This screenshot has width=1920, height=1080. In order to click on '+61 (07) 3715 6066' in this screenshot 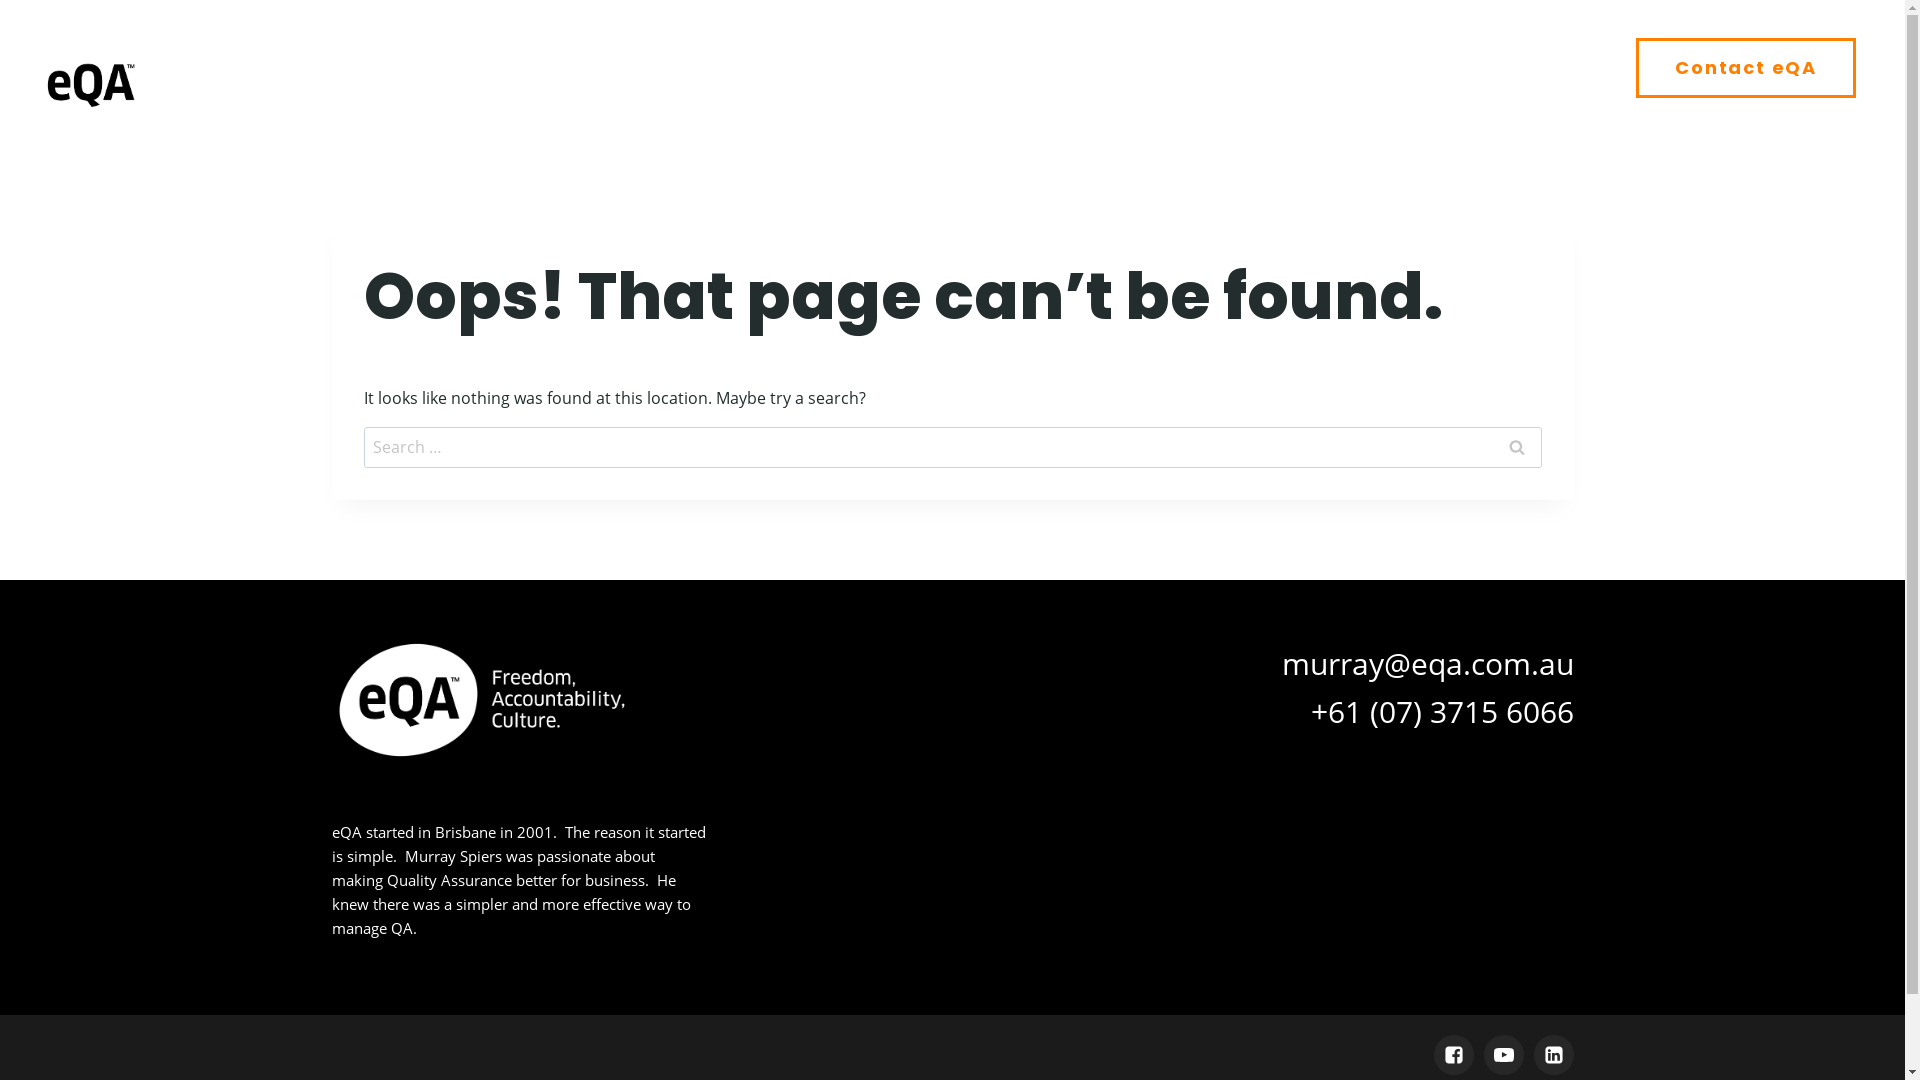, I will do `click(1441, 709)`.